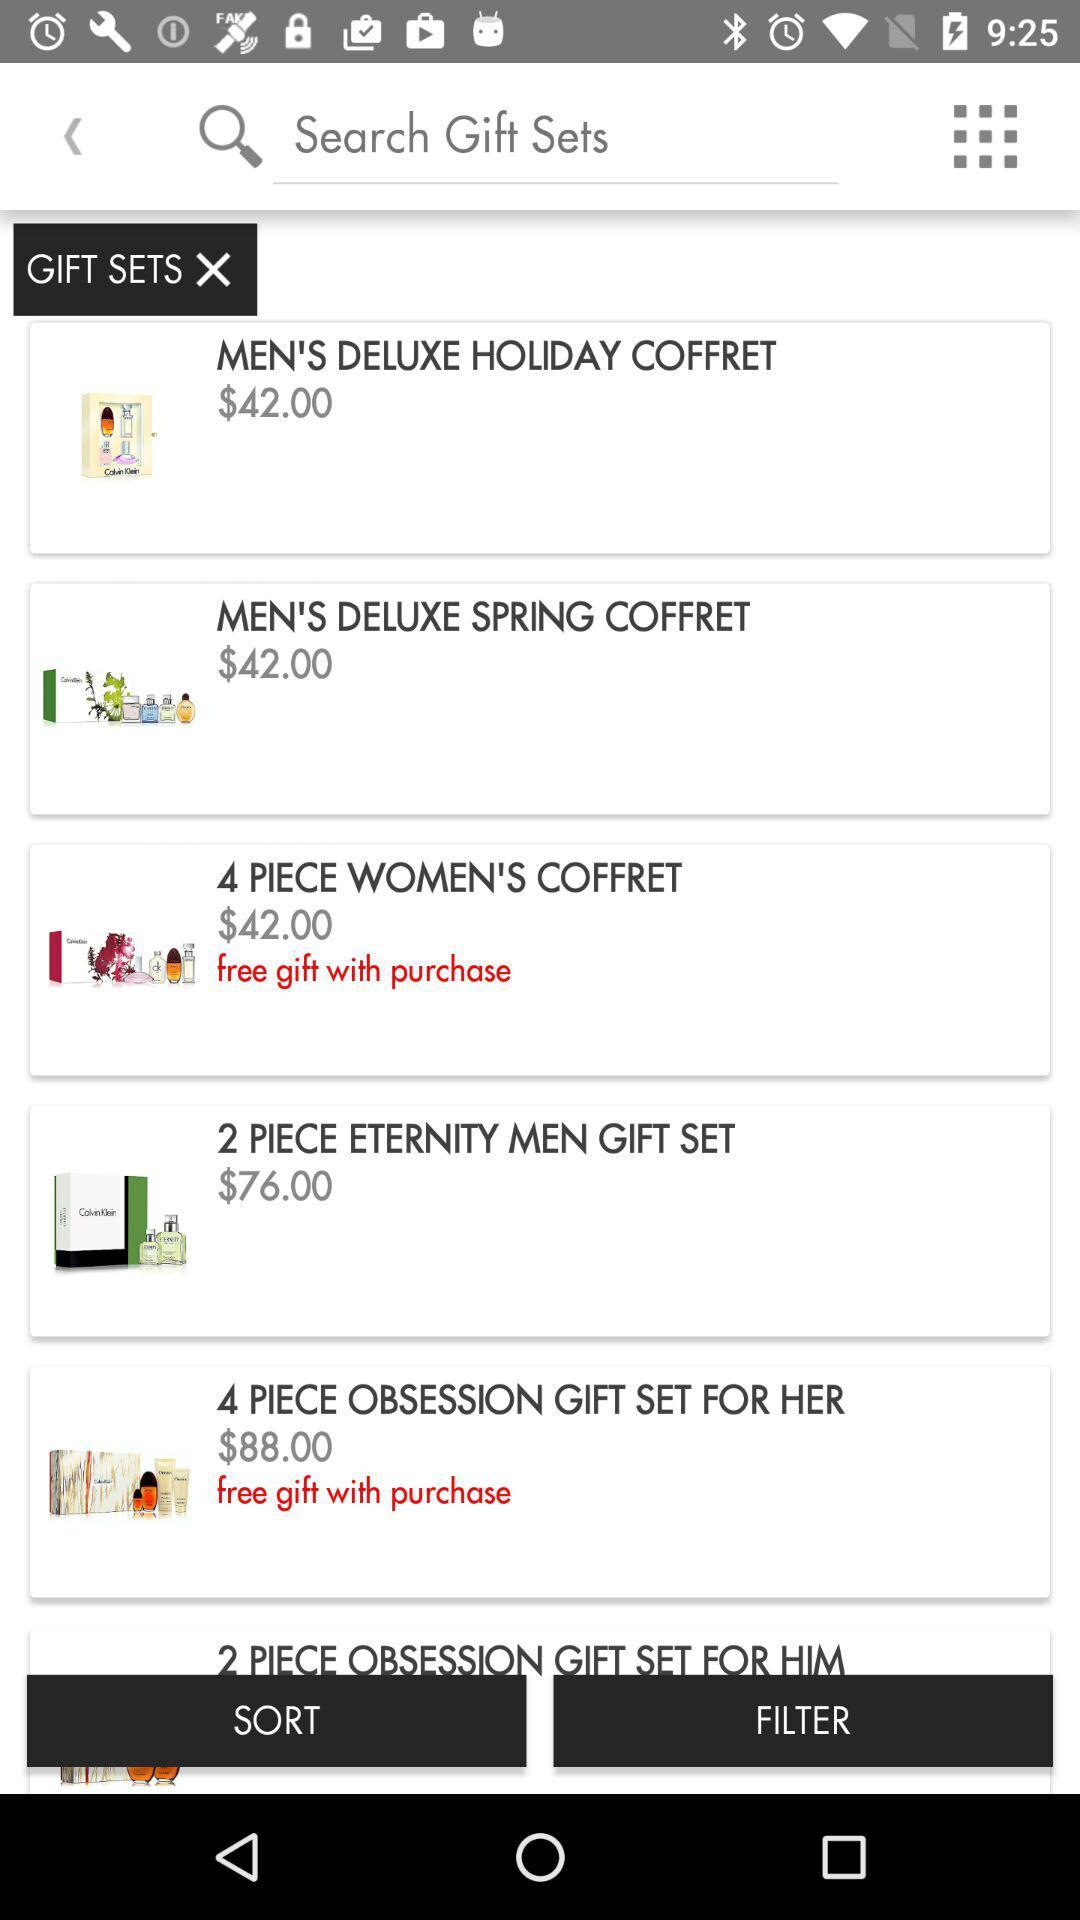  I want to click on the item to the left of filter icon, so click(276, 1719).